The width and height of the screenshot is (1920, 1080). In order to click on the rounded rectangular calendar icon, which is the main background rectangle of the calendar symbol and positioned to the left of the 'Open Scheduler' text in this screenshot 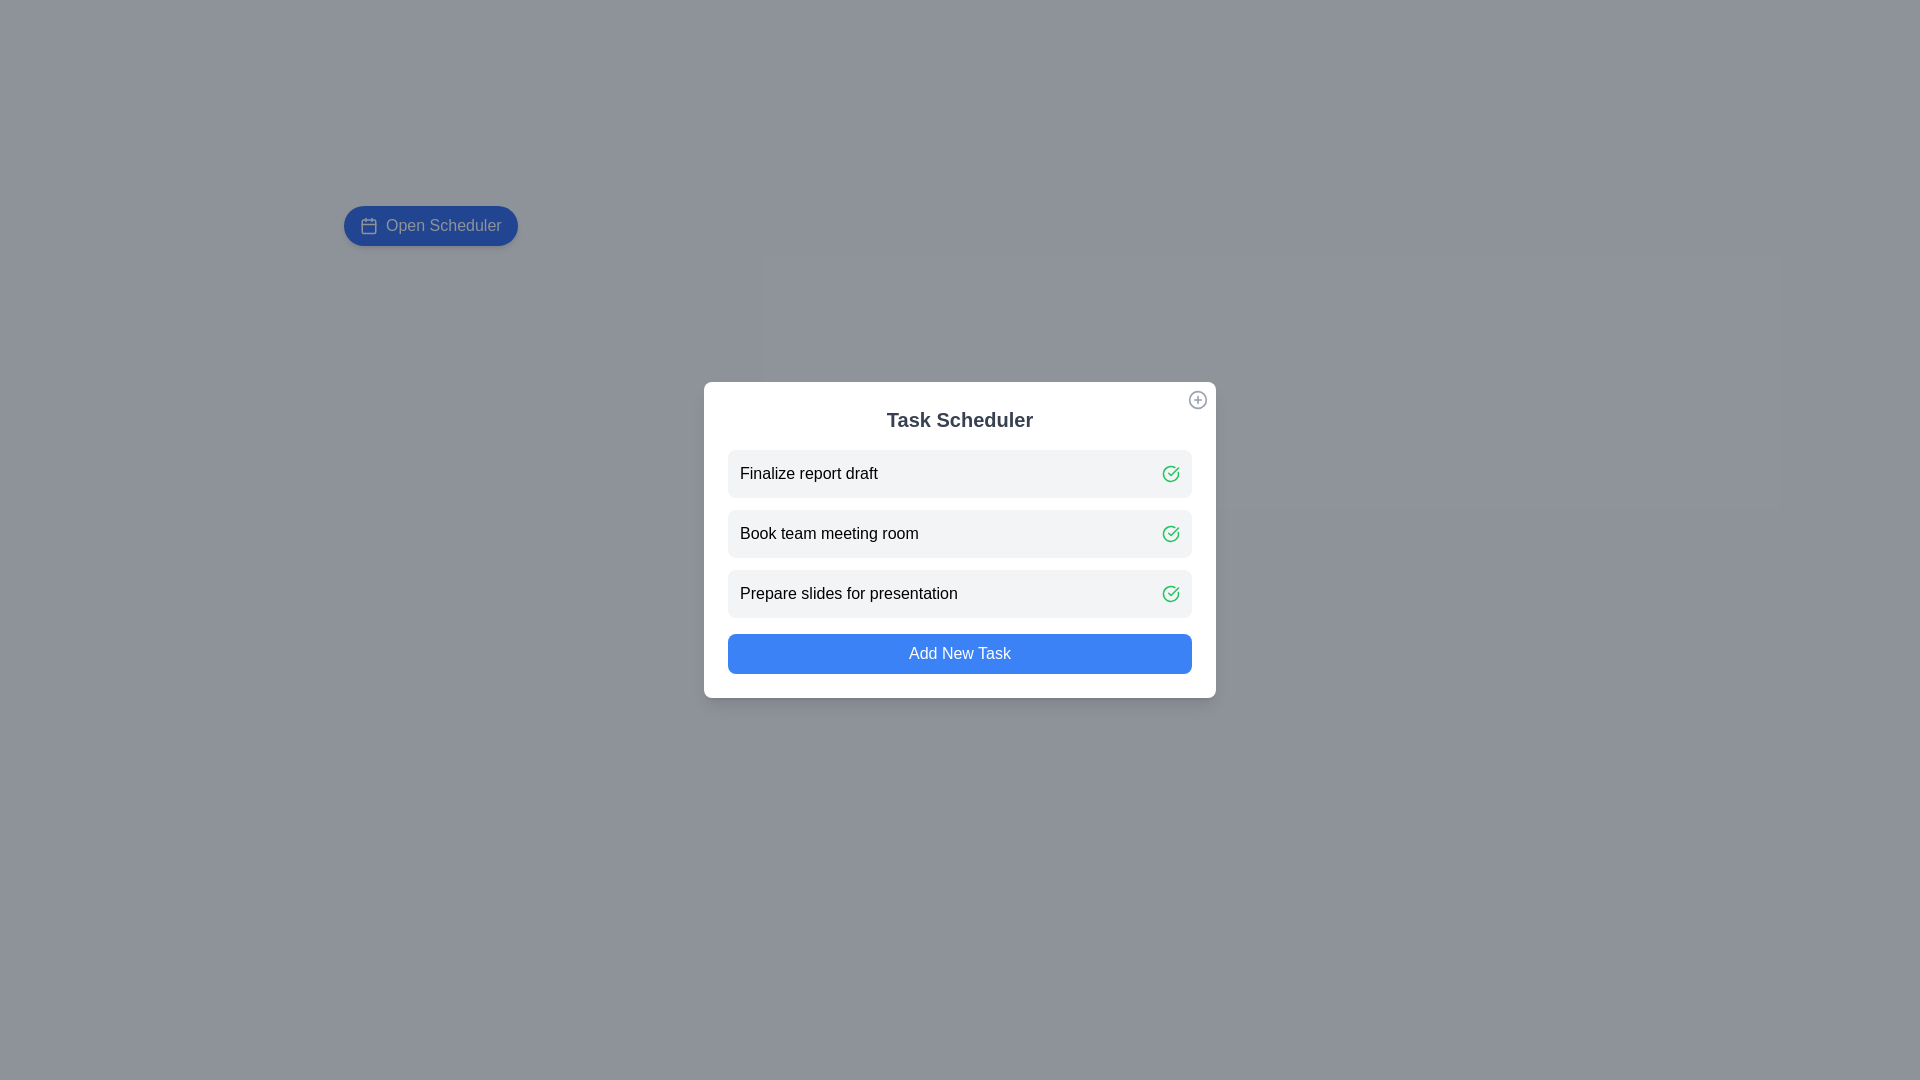, I will do `click(369, 225)`.